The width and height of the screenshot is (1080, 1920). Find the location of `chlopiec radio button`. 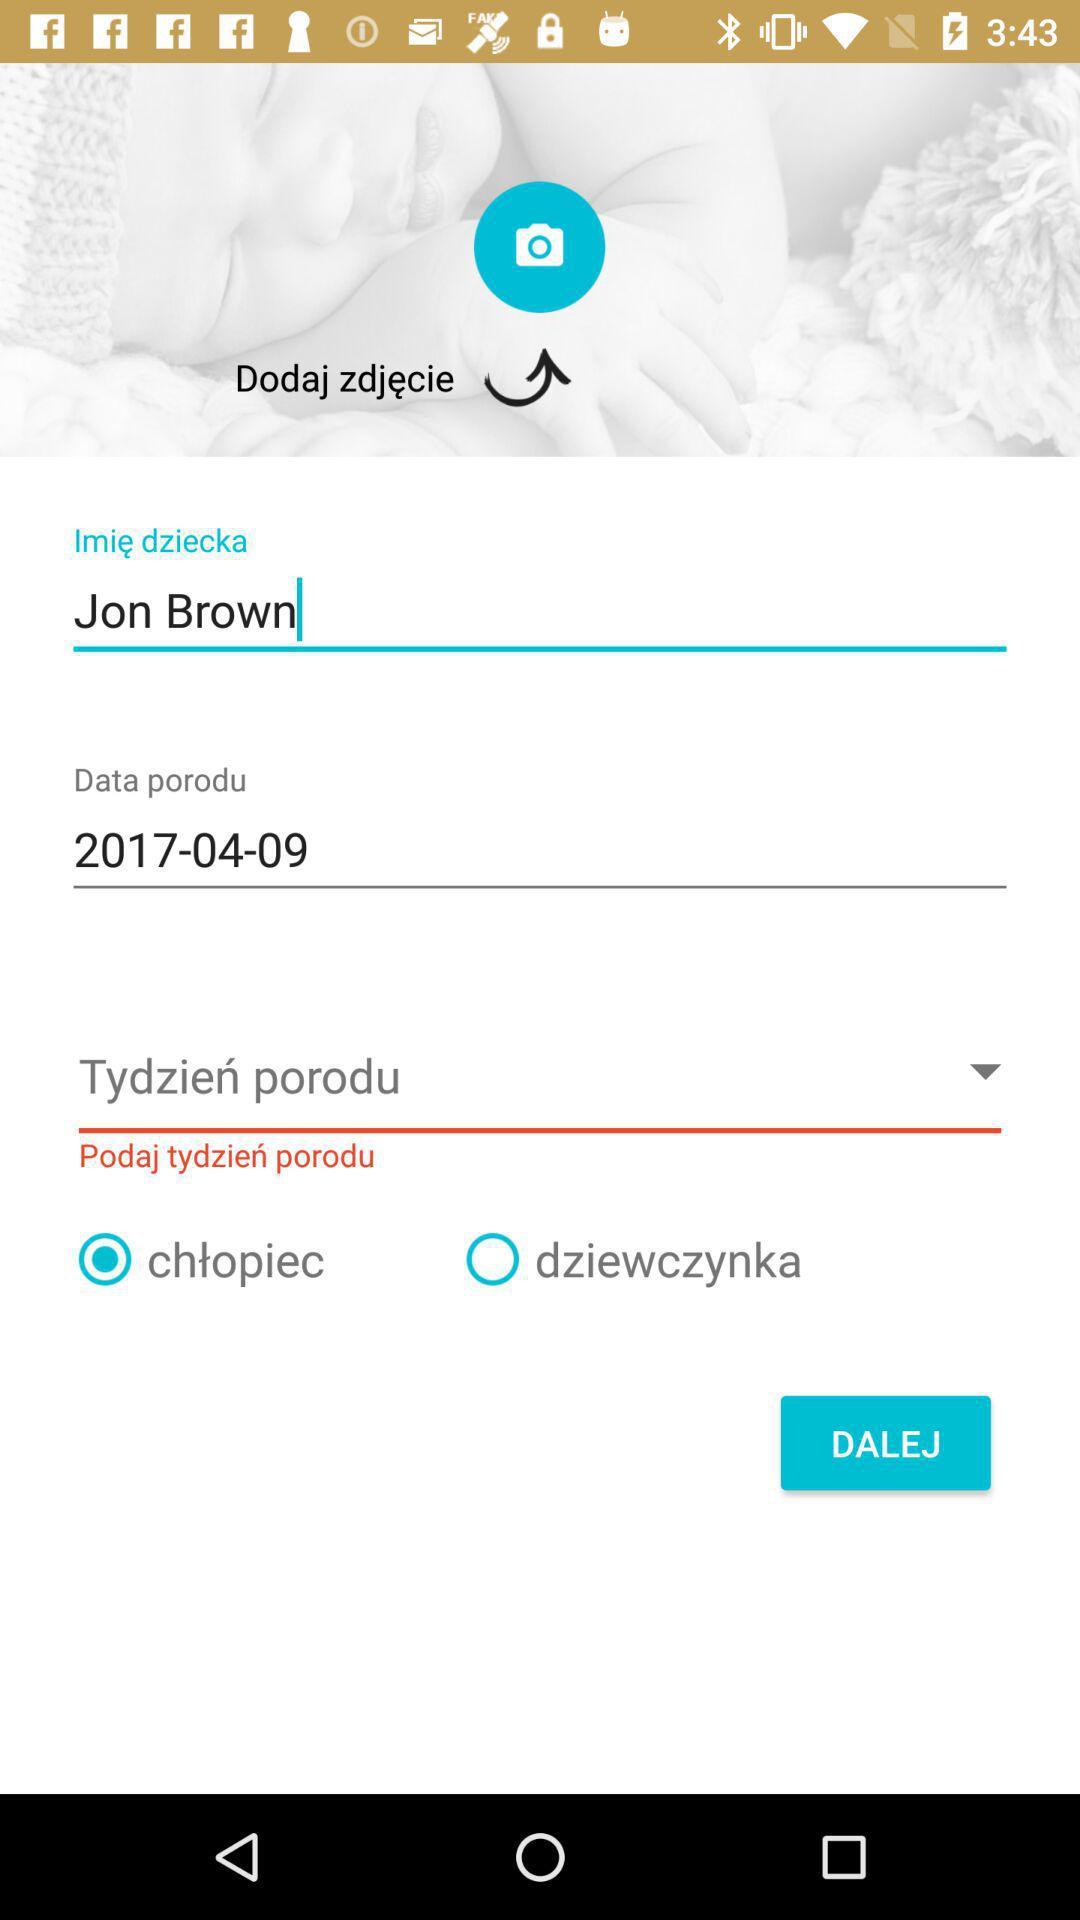

chlopiec radio button is located at coordinates (104, 1258).